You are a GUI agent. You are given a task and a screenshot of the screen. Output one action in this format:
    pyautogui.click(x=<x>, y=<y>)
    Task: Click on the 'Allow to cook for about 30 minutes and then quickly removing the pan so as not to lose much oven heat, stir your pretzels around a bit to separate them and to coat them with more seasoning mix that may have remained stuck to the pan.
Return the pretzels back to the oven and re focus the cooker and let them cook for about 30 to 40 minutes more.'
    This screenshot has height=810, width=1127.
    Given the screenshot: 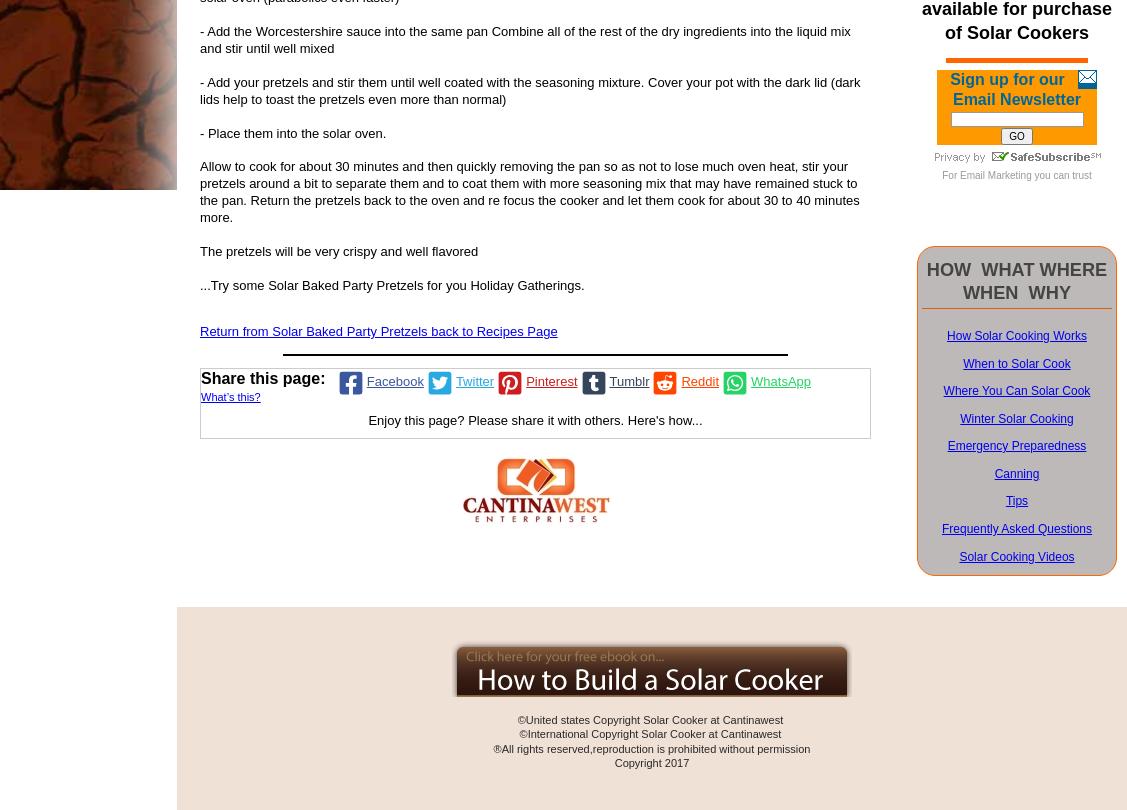 What is the action you would take?
    pyautogui.click(x=528, y=191)
    